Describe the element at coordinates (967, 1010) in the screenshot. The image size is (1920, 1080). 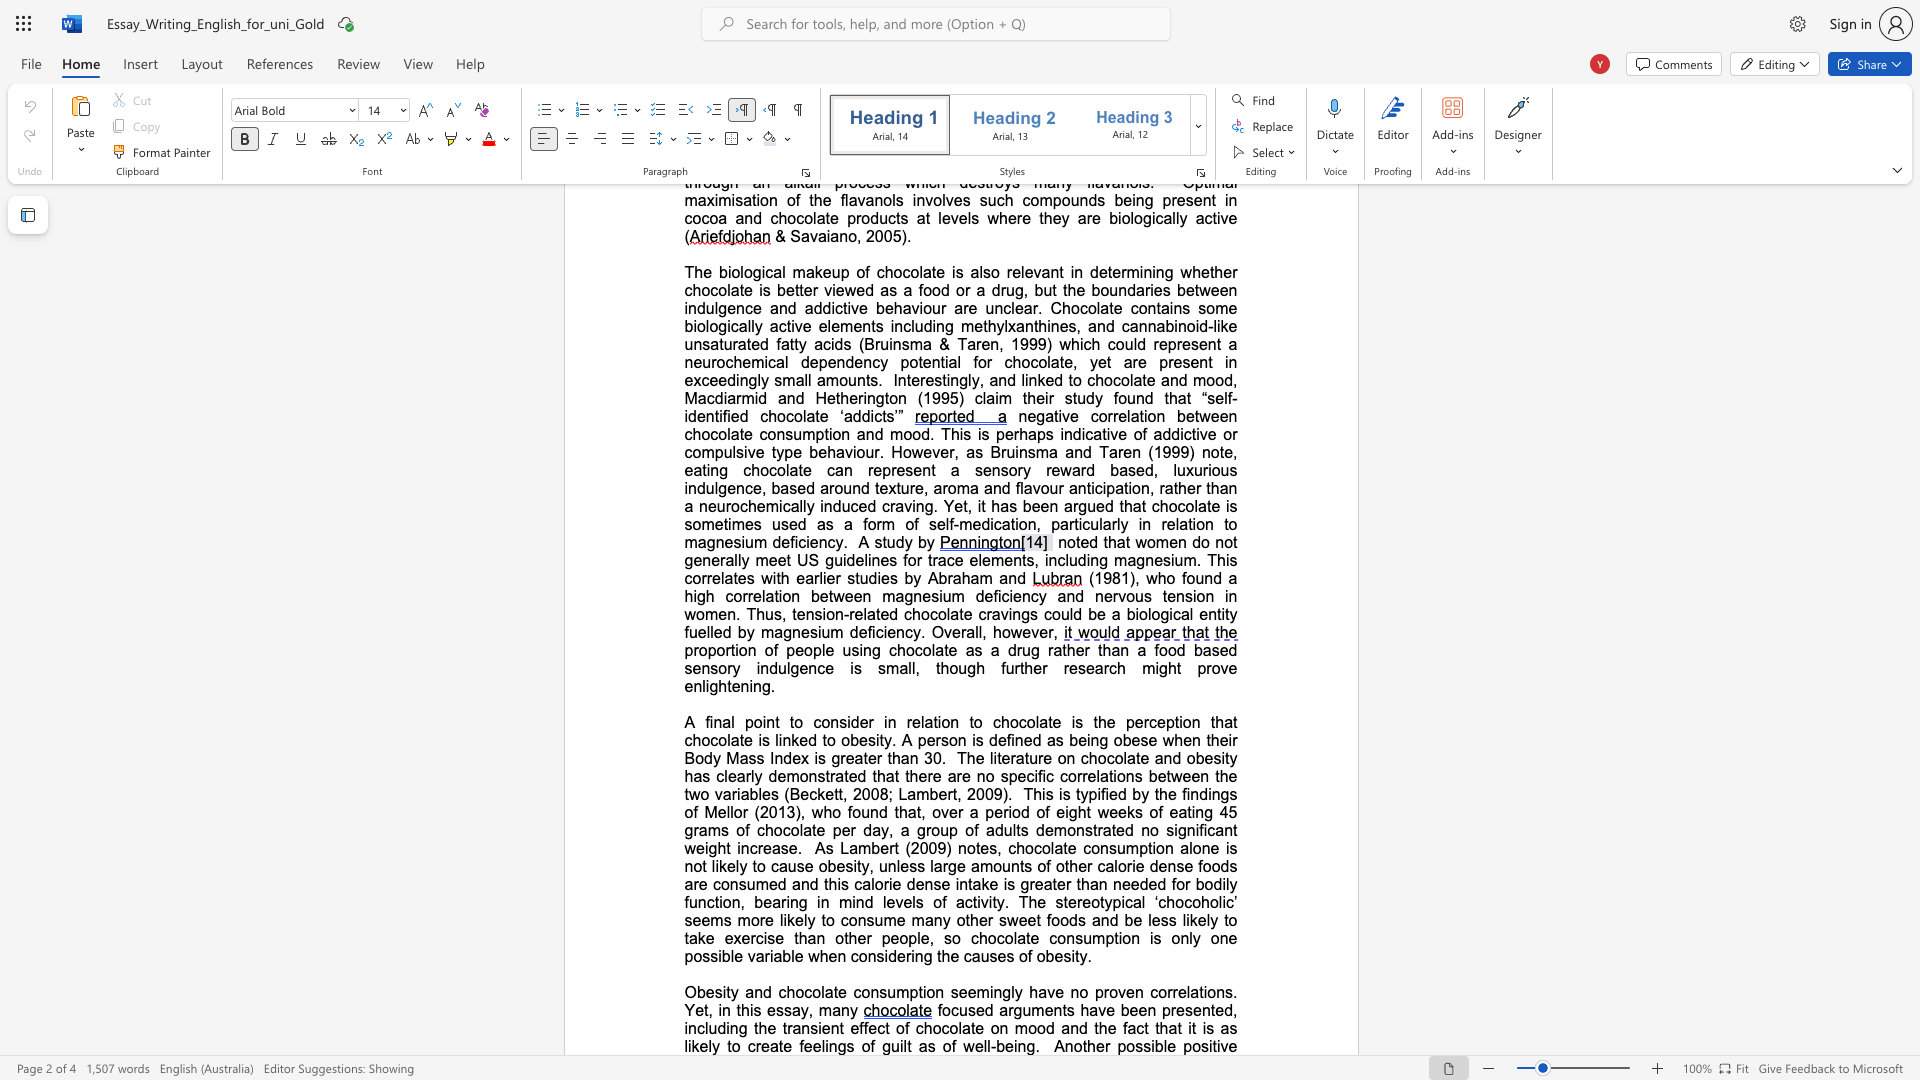
I see `the subset text "sed arguments have been presented, including the transient effect of chocol" within the text "focused arguments have been presented, including the transient effect of chocolate on mood and the fact that it is as likely to create feelings of guilt as of well-being"` at that location.